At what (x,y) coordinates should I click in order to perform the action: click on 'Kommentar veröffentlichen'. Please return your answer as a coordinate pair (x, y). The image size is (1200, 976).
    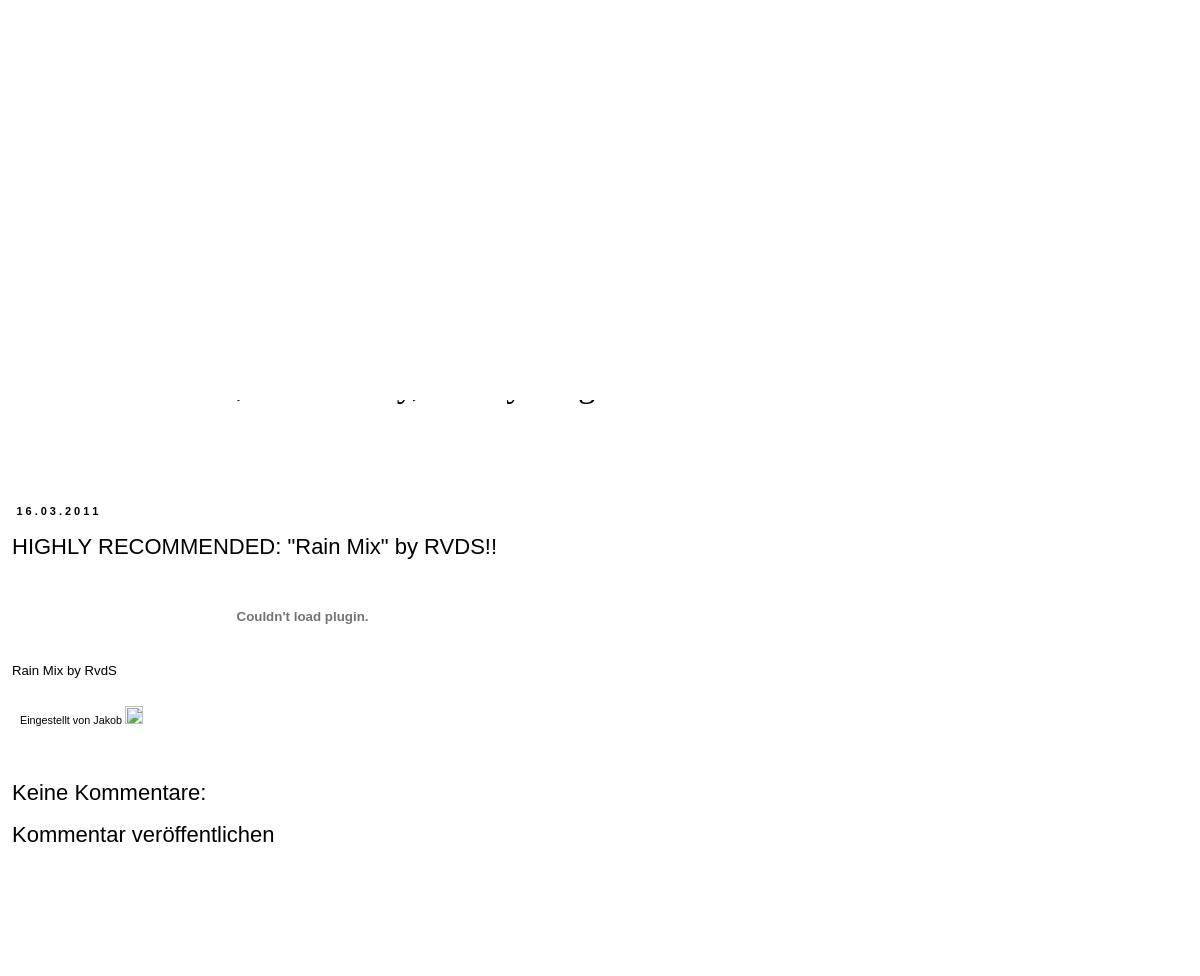
    Looking at the image, I should click on (143, 834).